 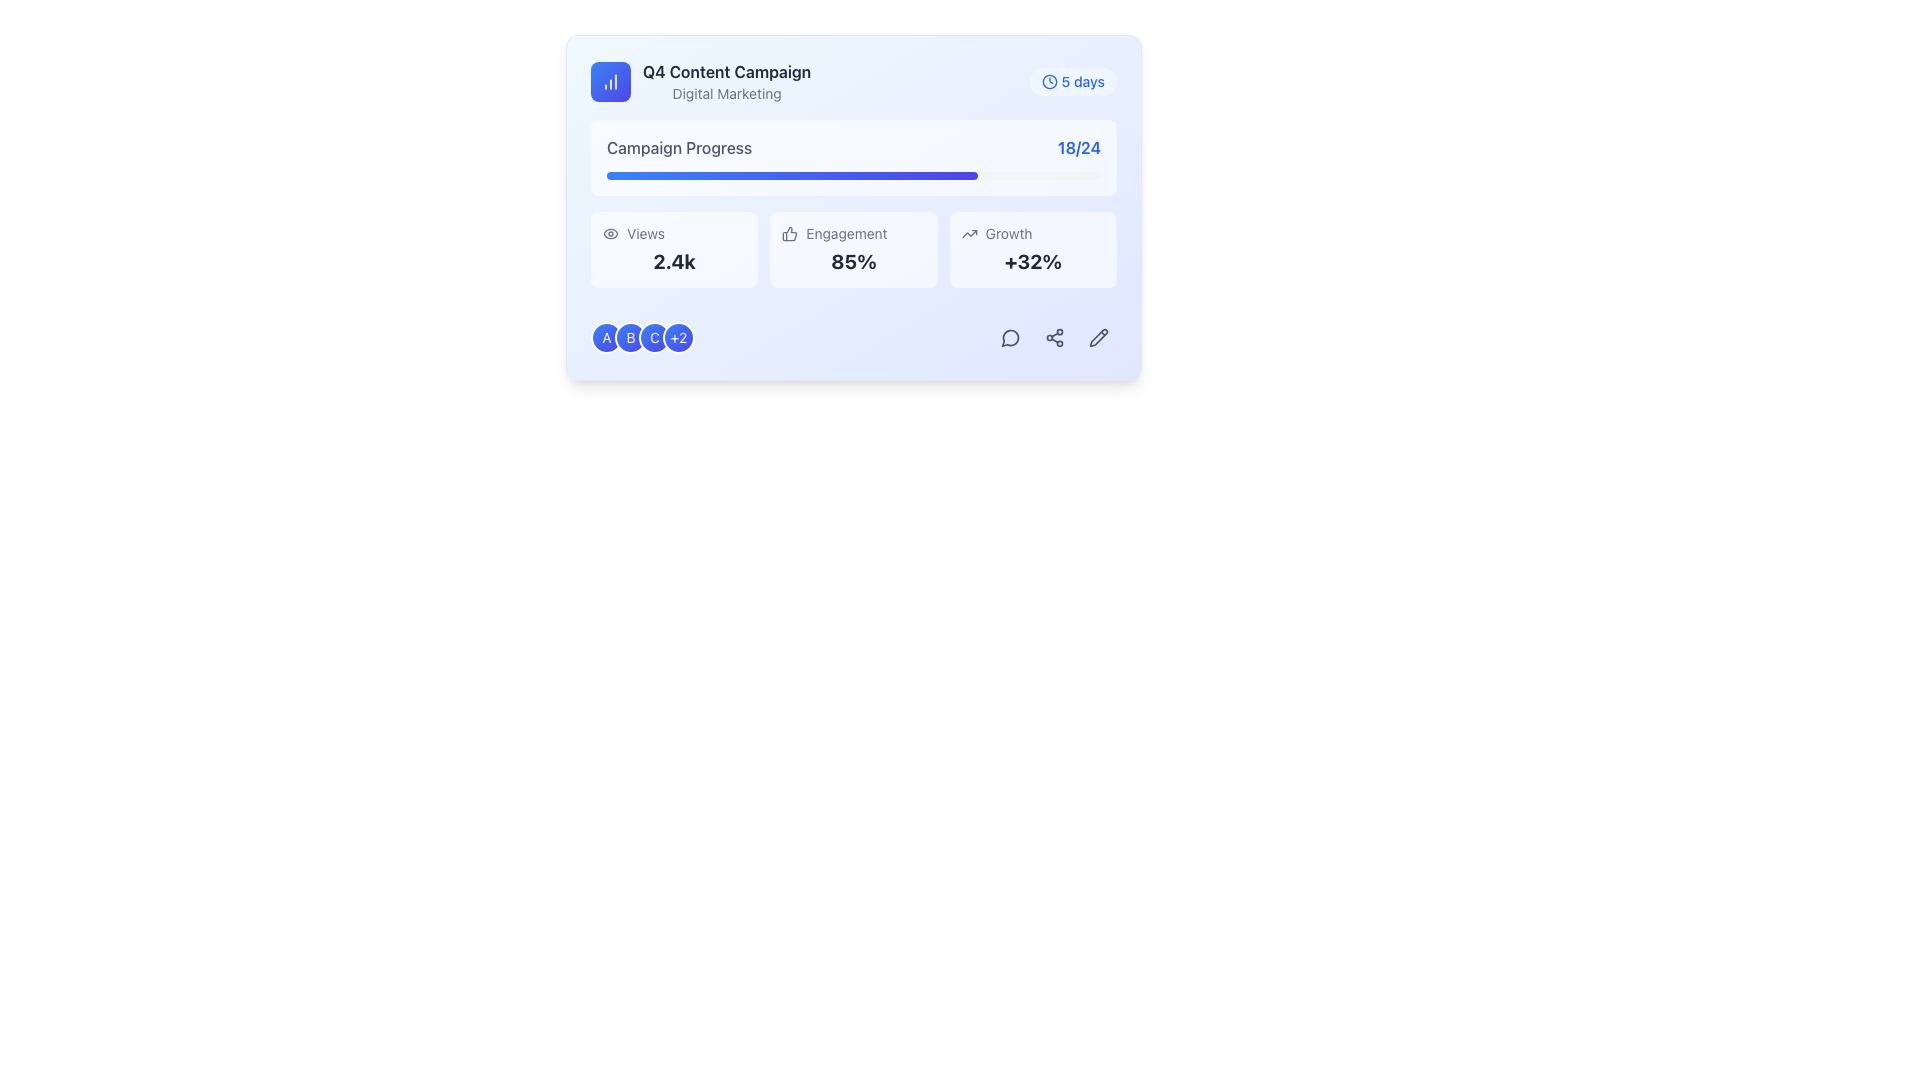 I want to click on the Informational Card that displays the percentage growth metric, located in the third column of the grid layout, at the bottom right quadrant, so click(x=1033, y=249).